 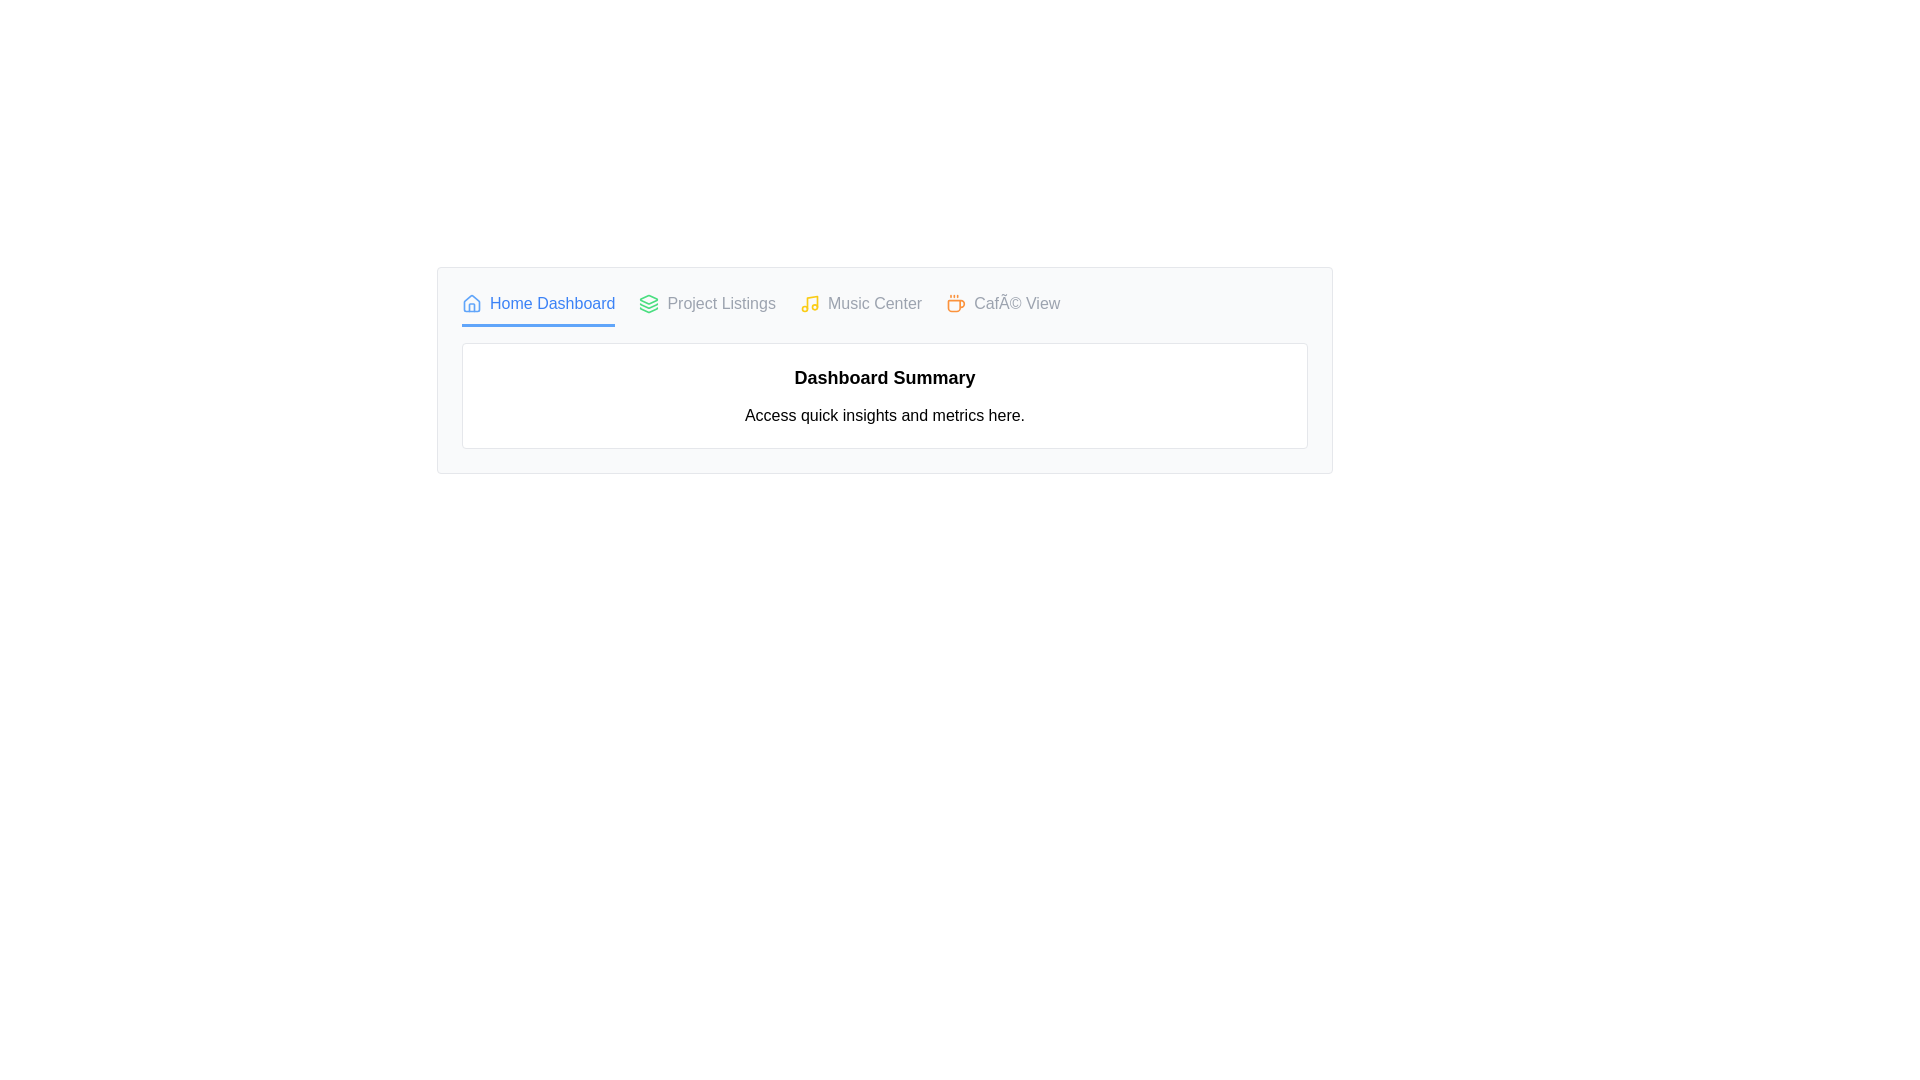 I want to click on the 'Home Dashboard' icon located in the navigation bar at the top left section of the main content area, so click(x=470, y=304).